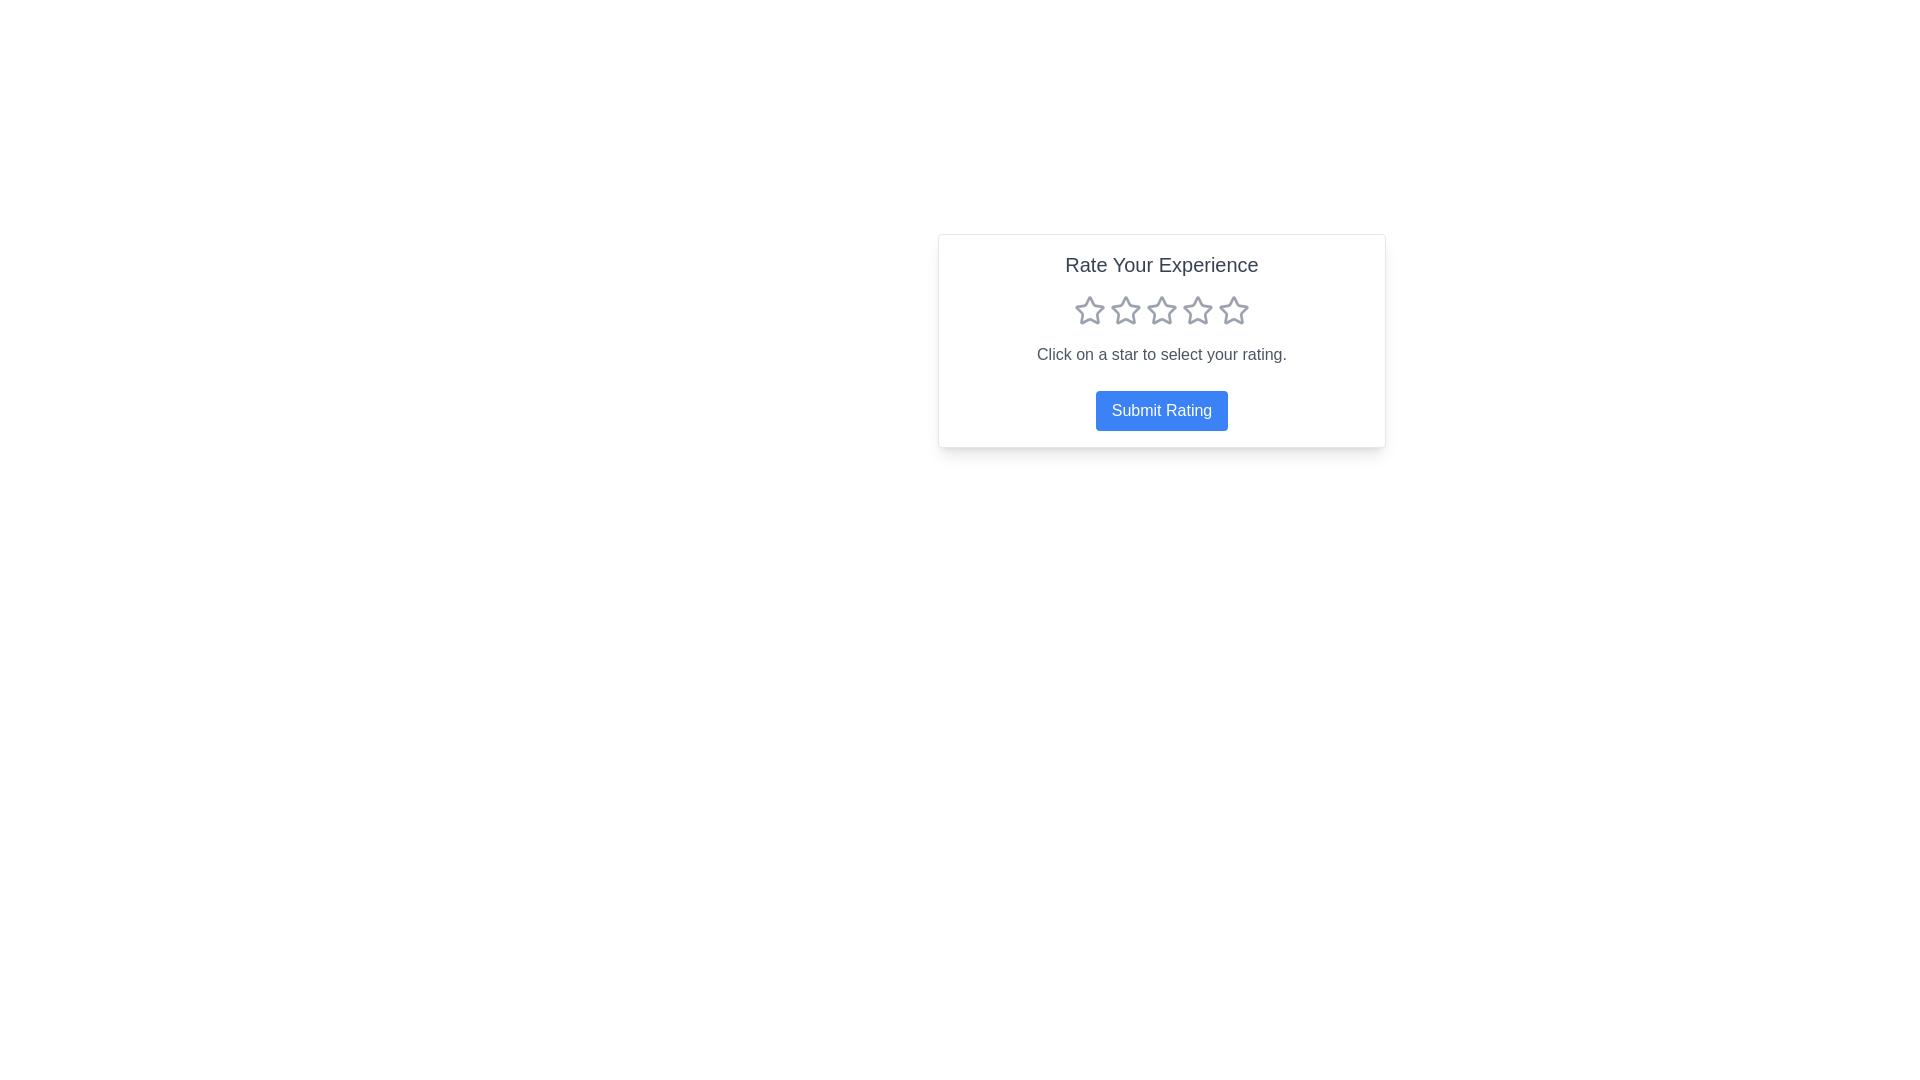 The height and width of the screenshot is (1080, 1920). Describe the element at coordinates (1161, 311) in the screenshot. I see `the fourth star in the five-star rating system` at that location.